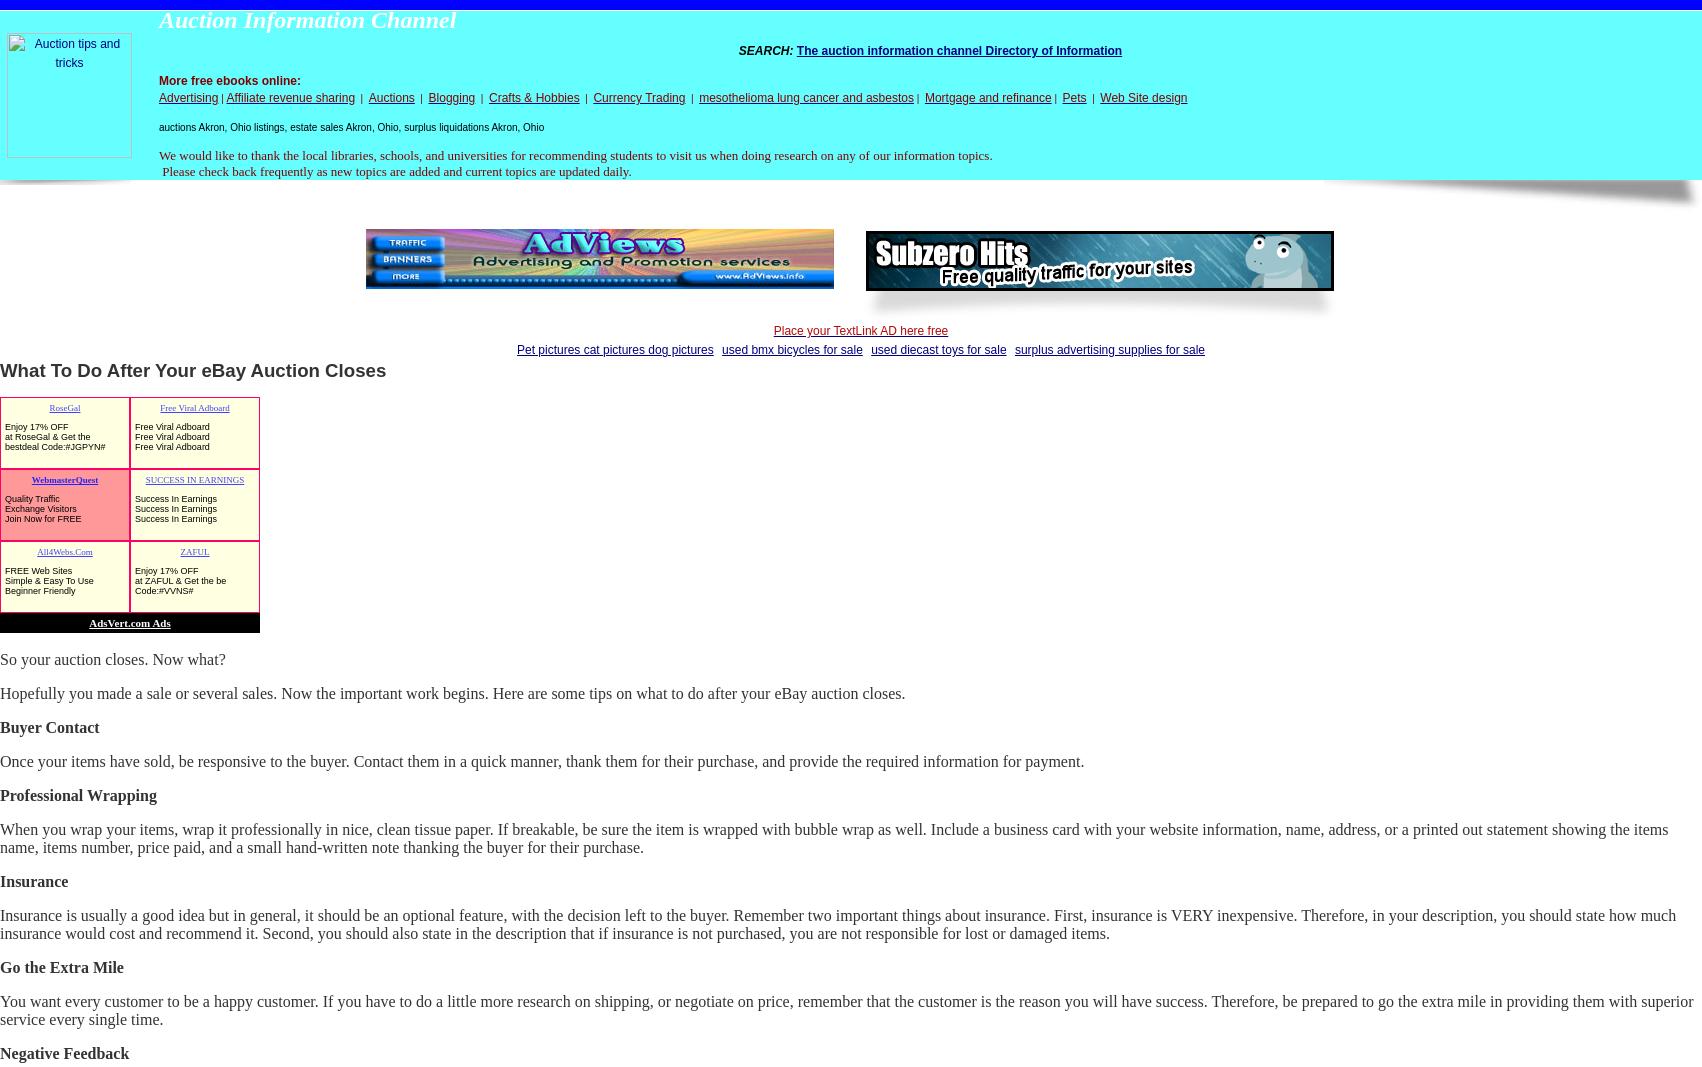 The width and height of the screenshot is (1702, 1067). I want to click on 'Professional Wrapping', so click(77, 794).